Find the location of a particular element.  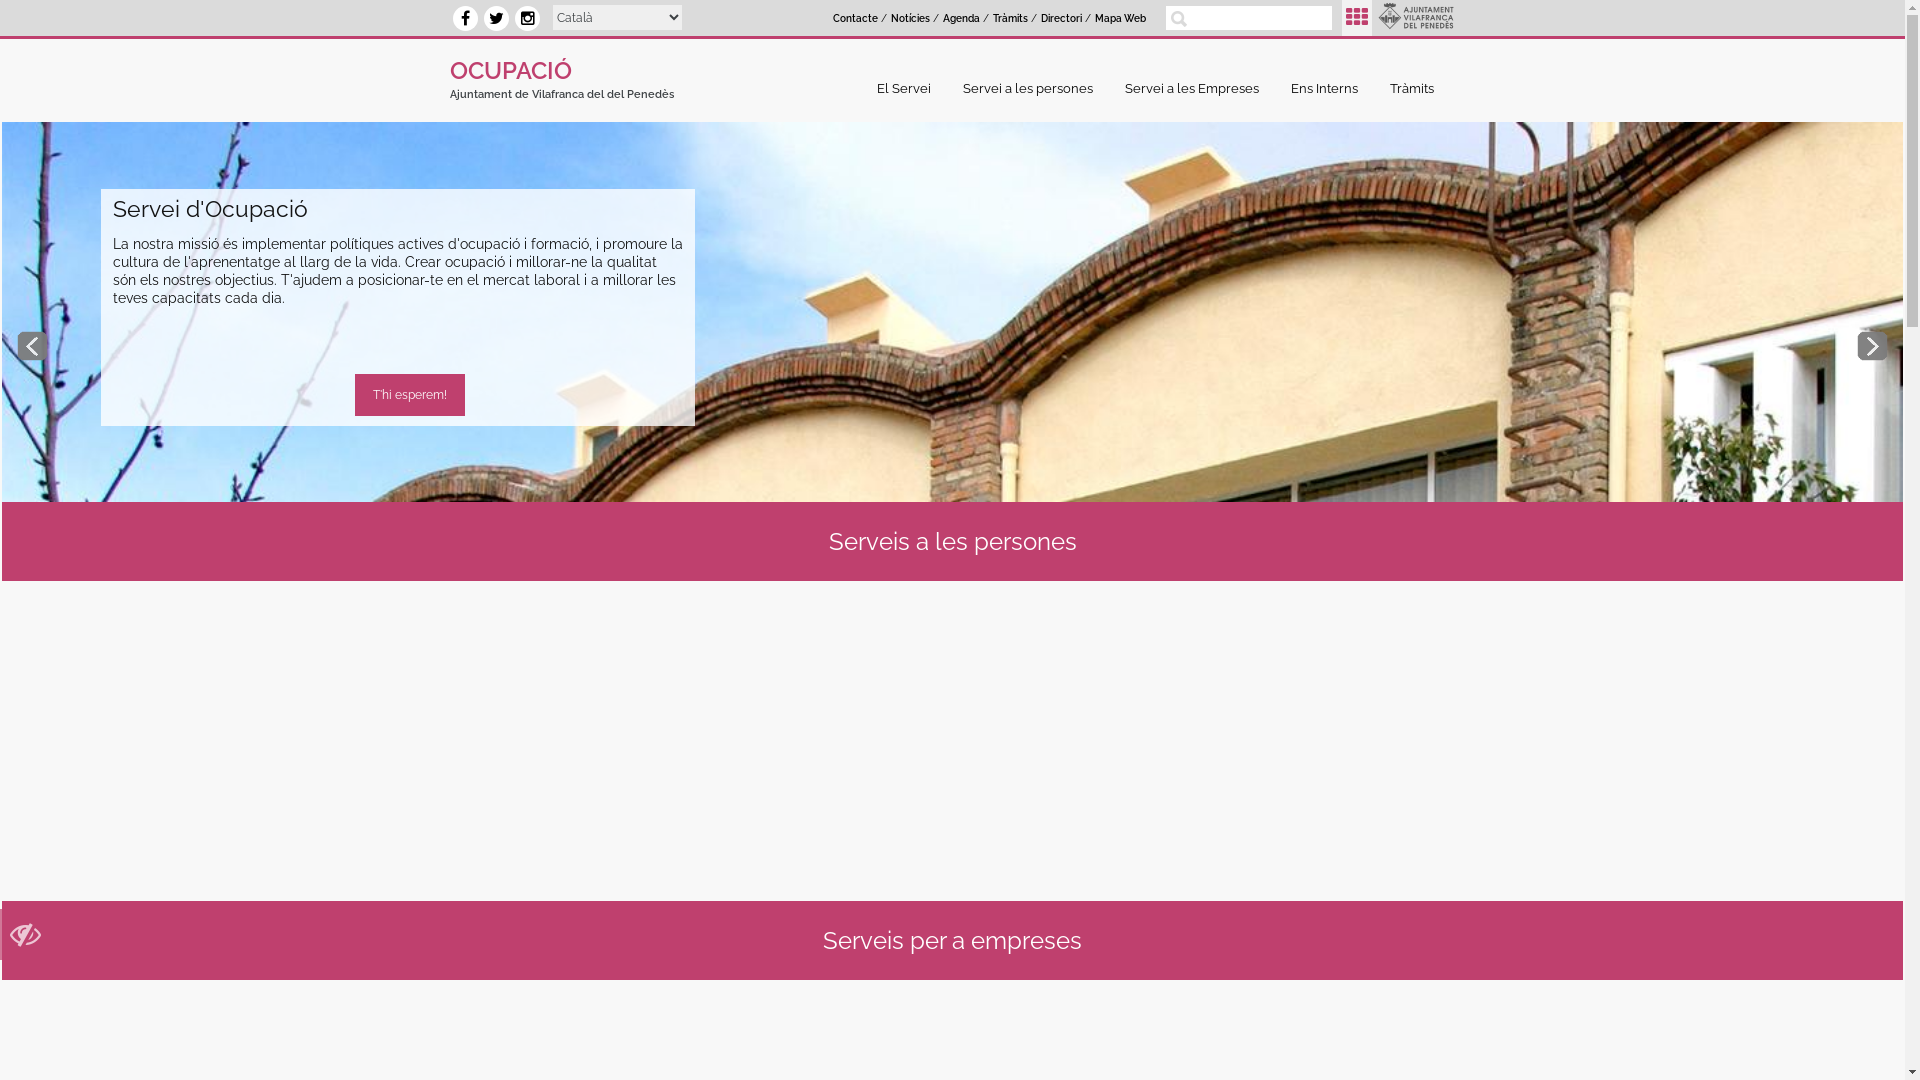

'Agenda' is located at coordinates (961, 19).